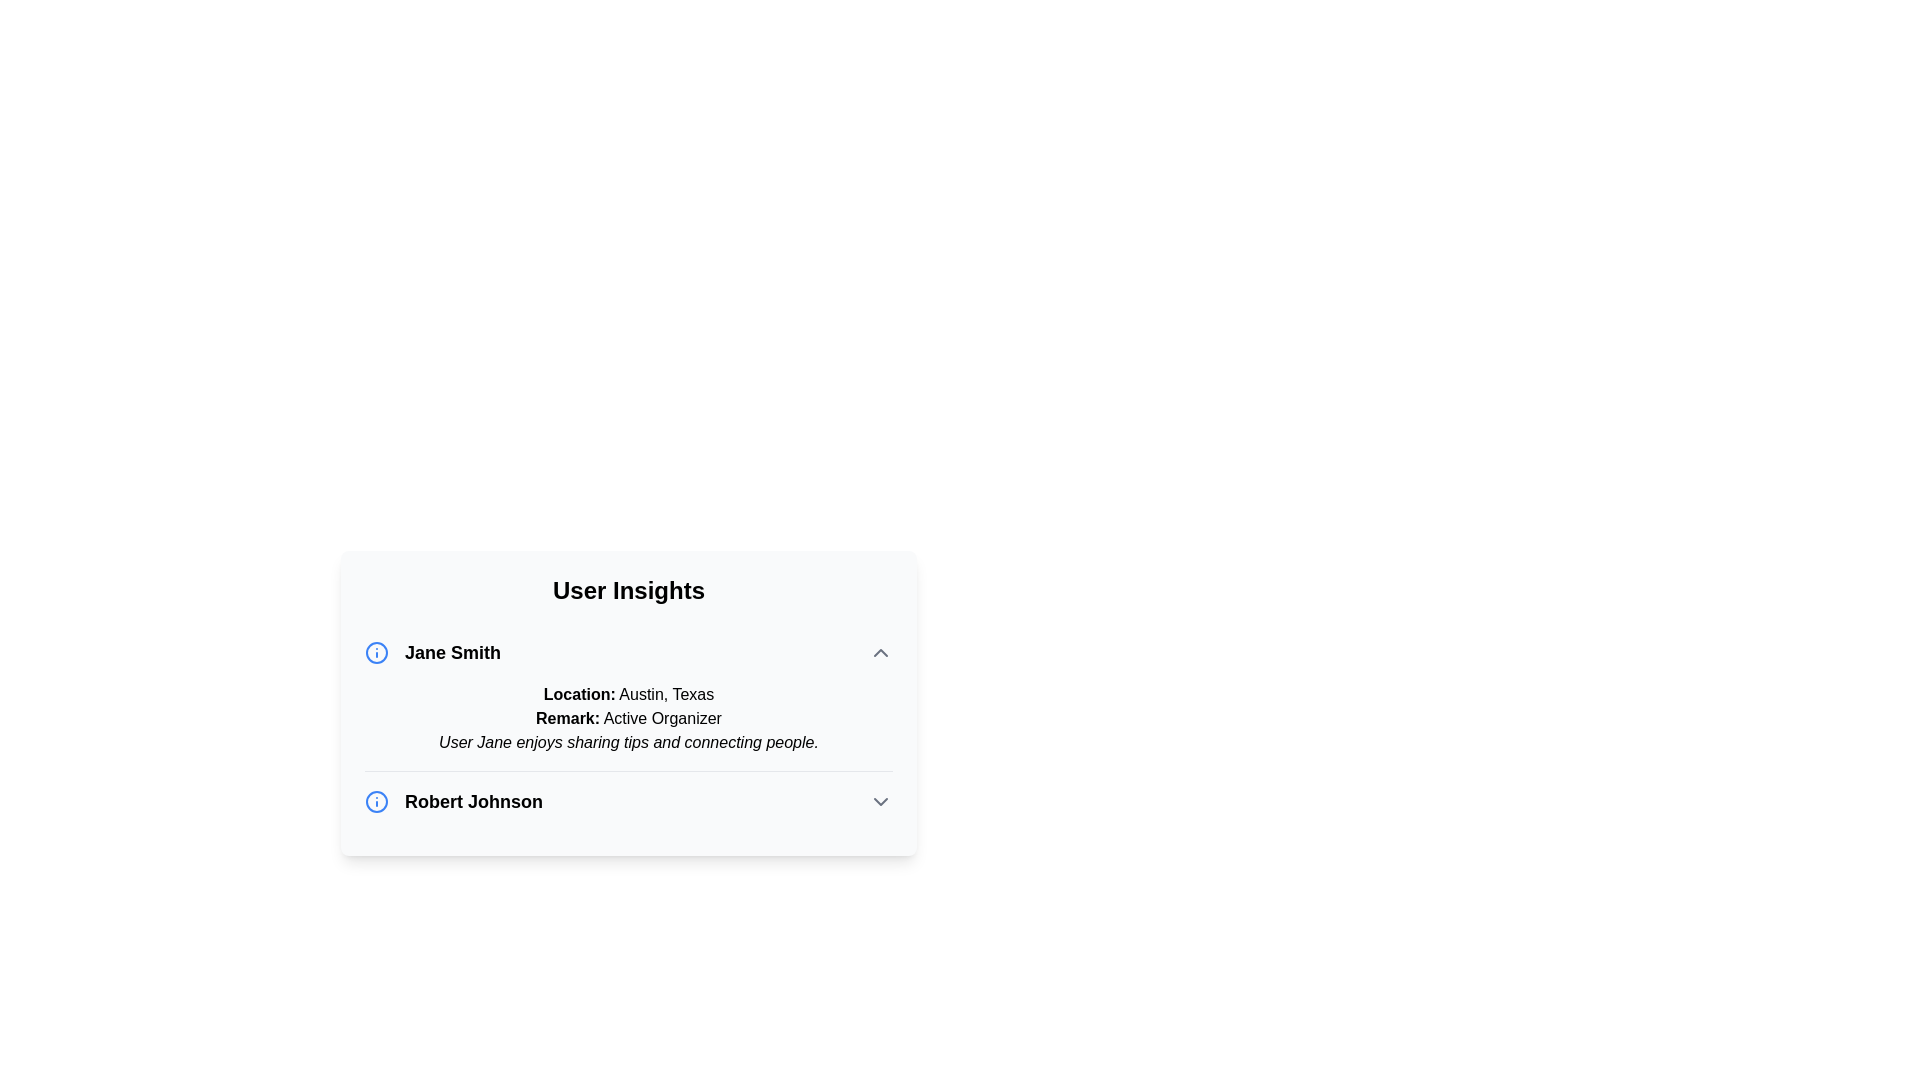 The height and width of the screenshot is (1080, 1920). What do you see at coordinates (627, 717) in the screenshot?
I see `text label displaying 'Remark: Active Organizer' which is centrally aligned below the 'Location: Austin, Texas' text` at bounding box center [627, 717].